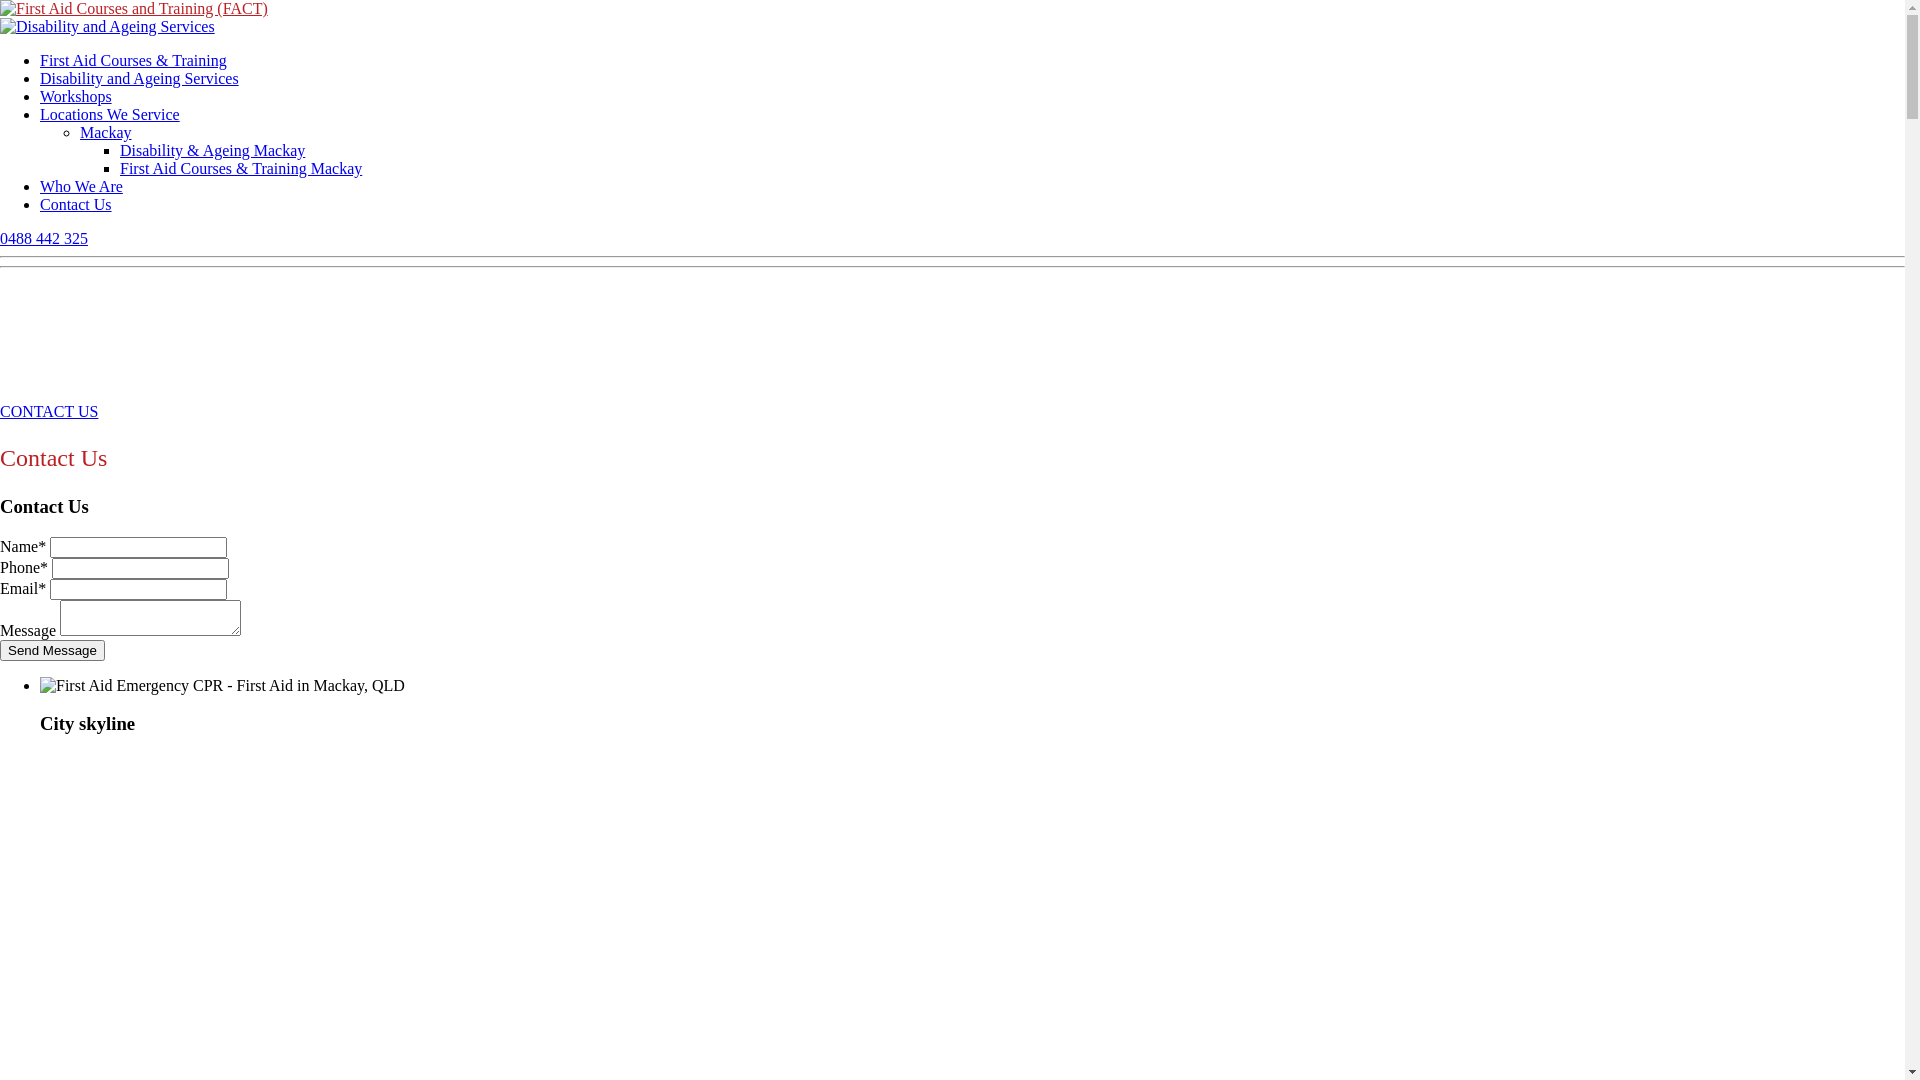 The height and width of the screenshot is (1080, 1920). I want to click on 'Workshops', so click(76, 96).